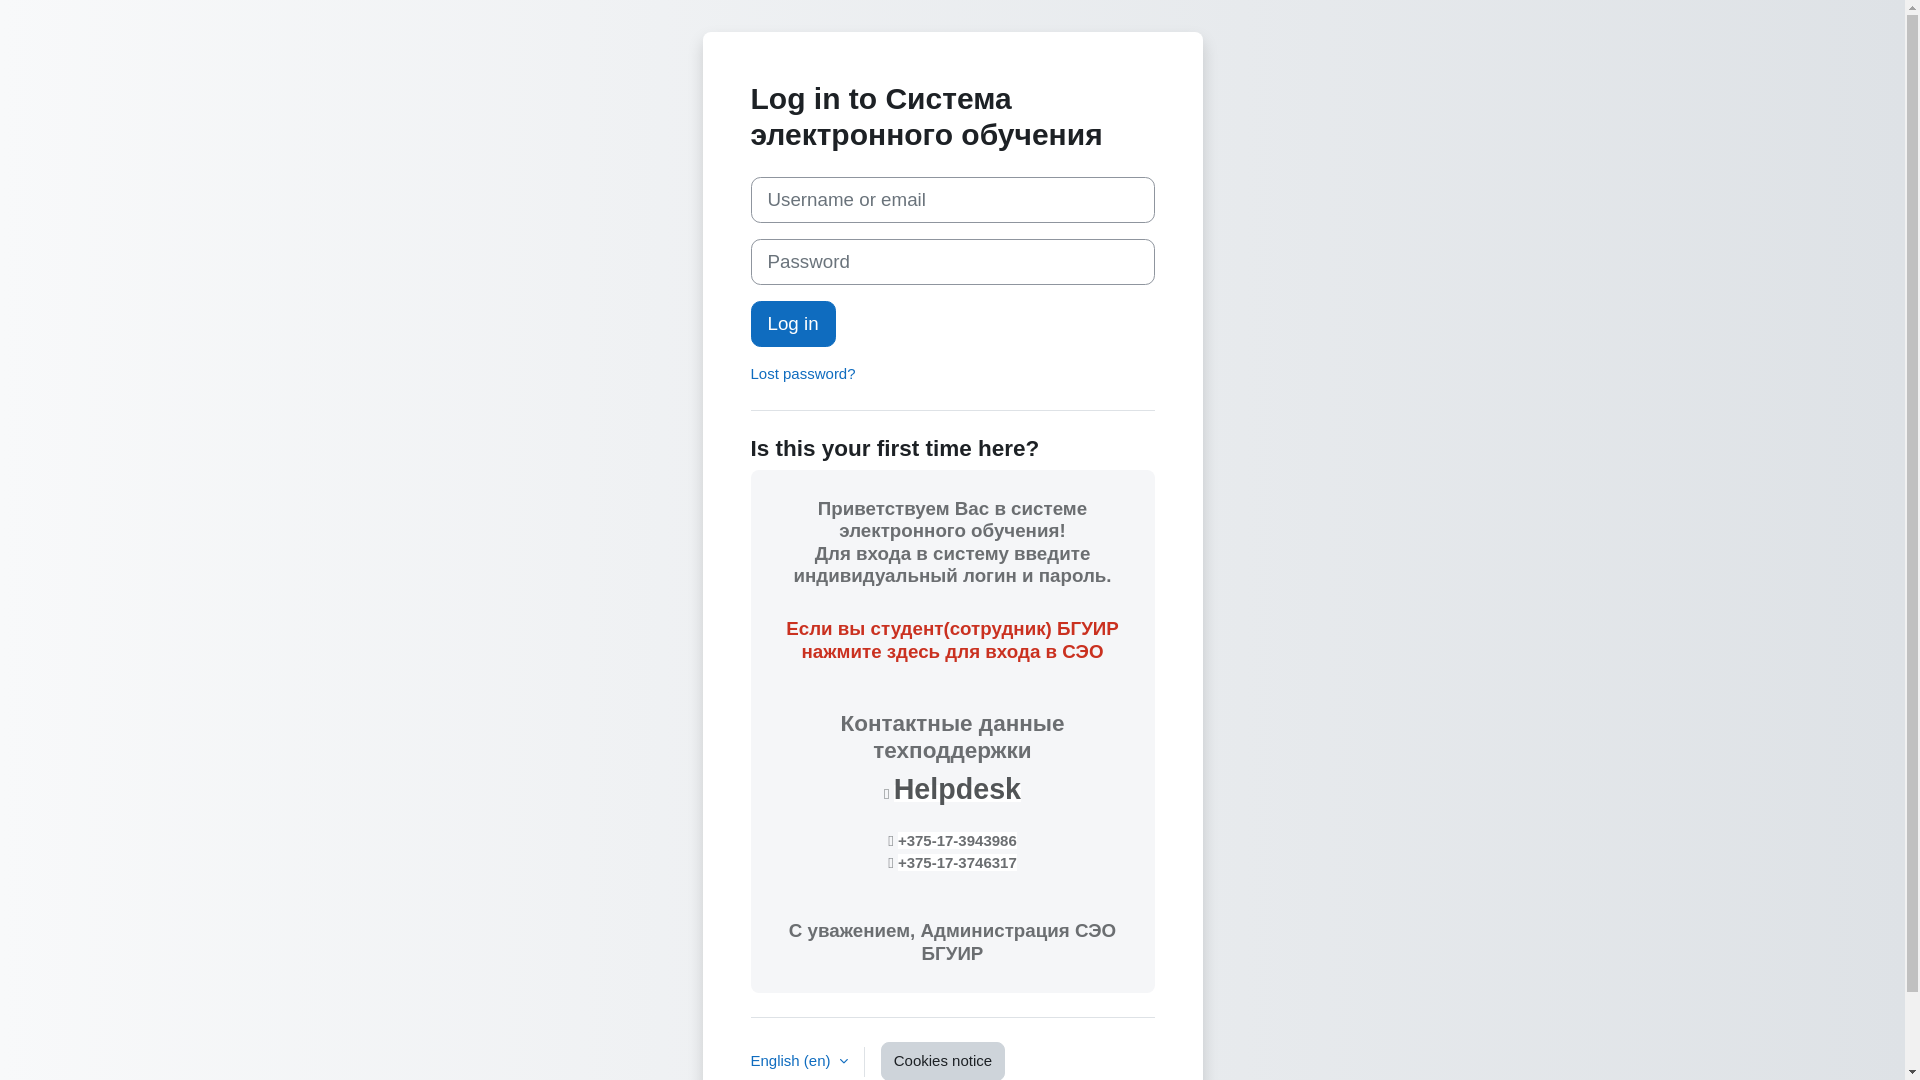  I want to click on '+375-17-3746317', so click(956, 861).